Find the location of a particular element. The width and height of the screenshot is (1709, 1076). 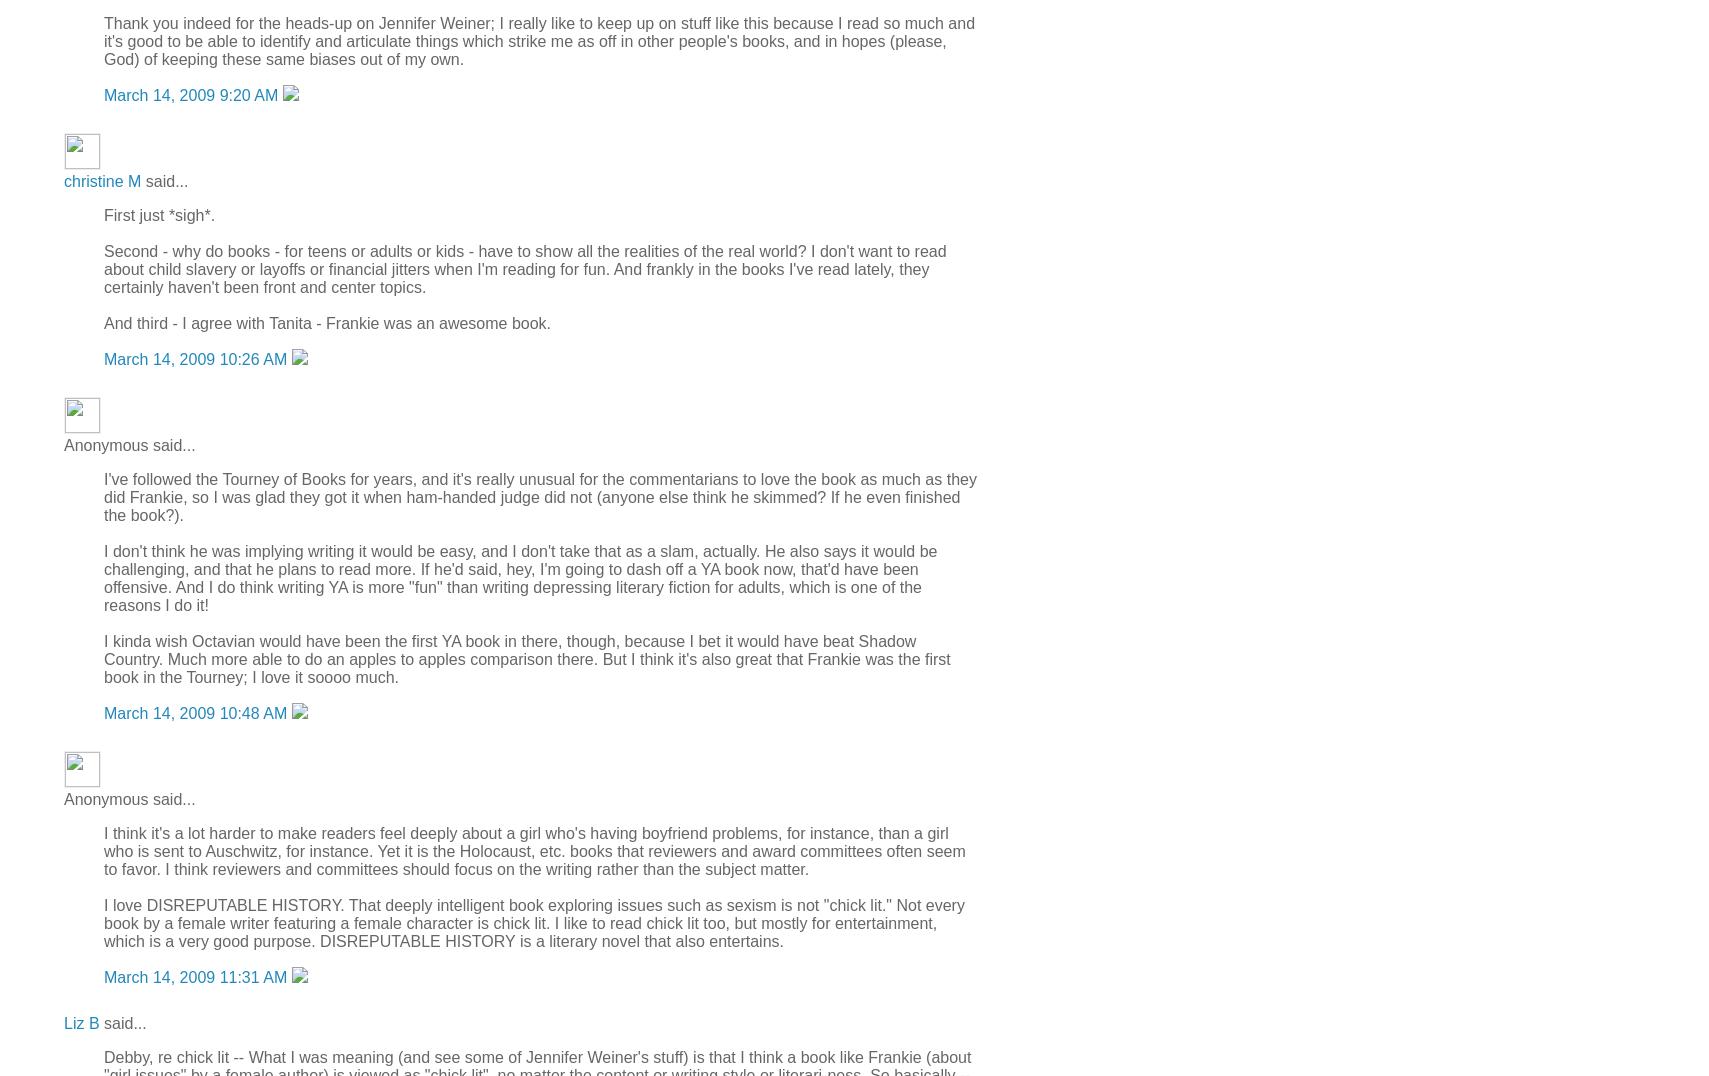

'First just *sigh*.' is located at coordinates (158, 213).